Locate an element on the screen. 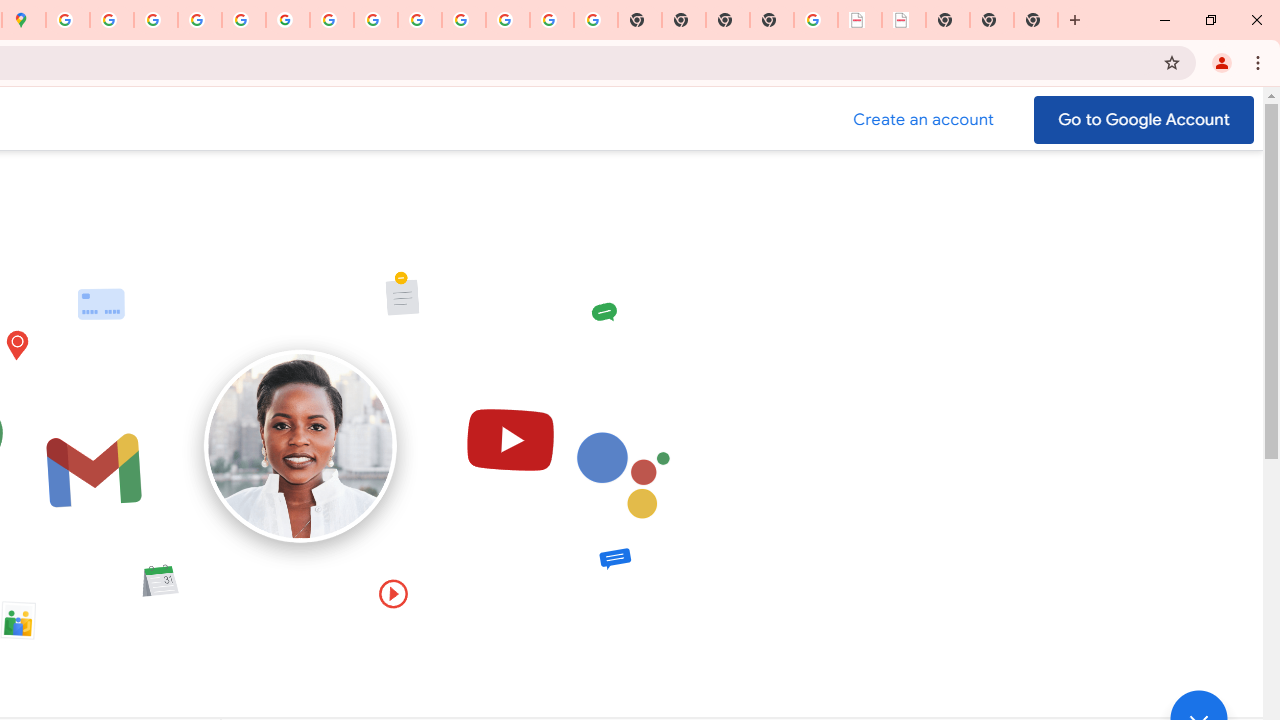 This screenshot has width=1280, height=720. 'BAE Systems Brasil | BAE Systems' is located at coordinates (902, 20).